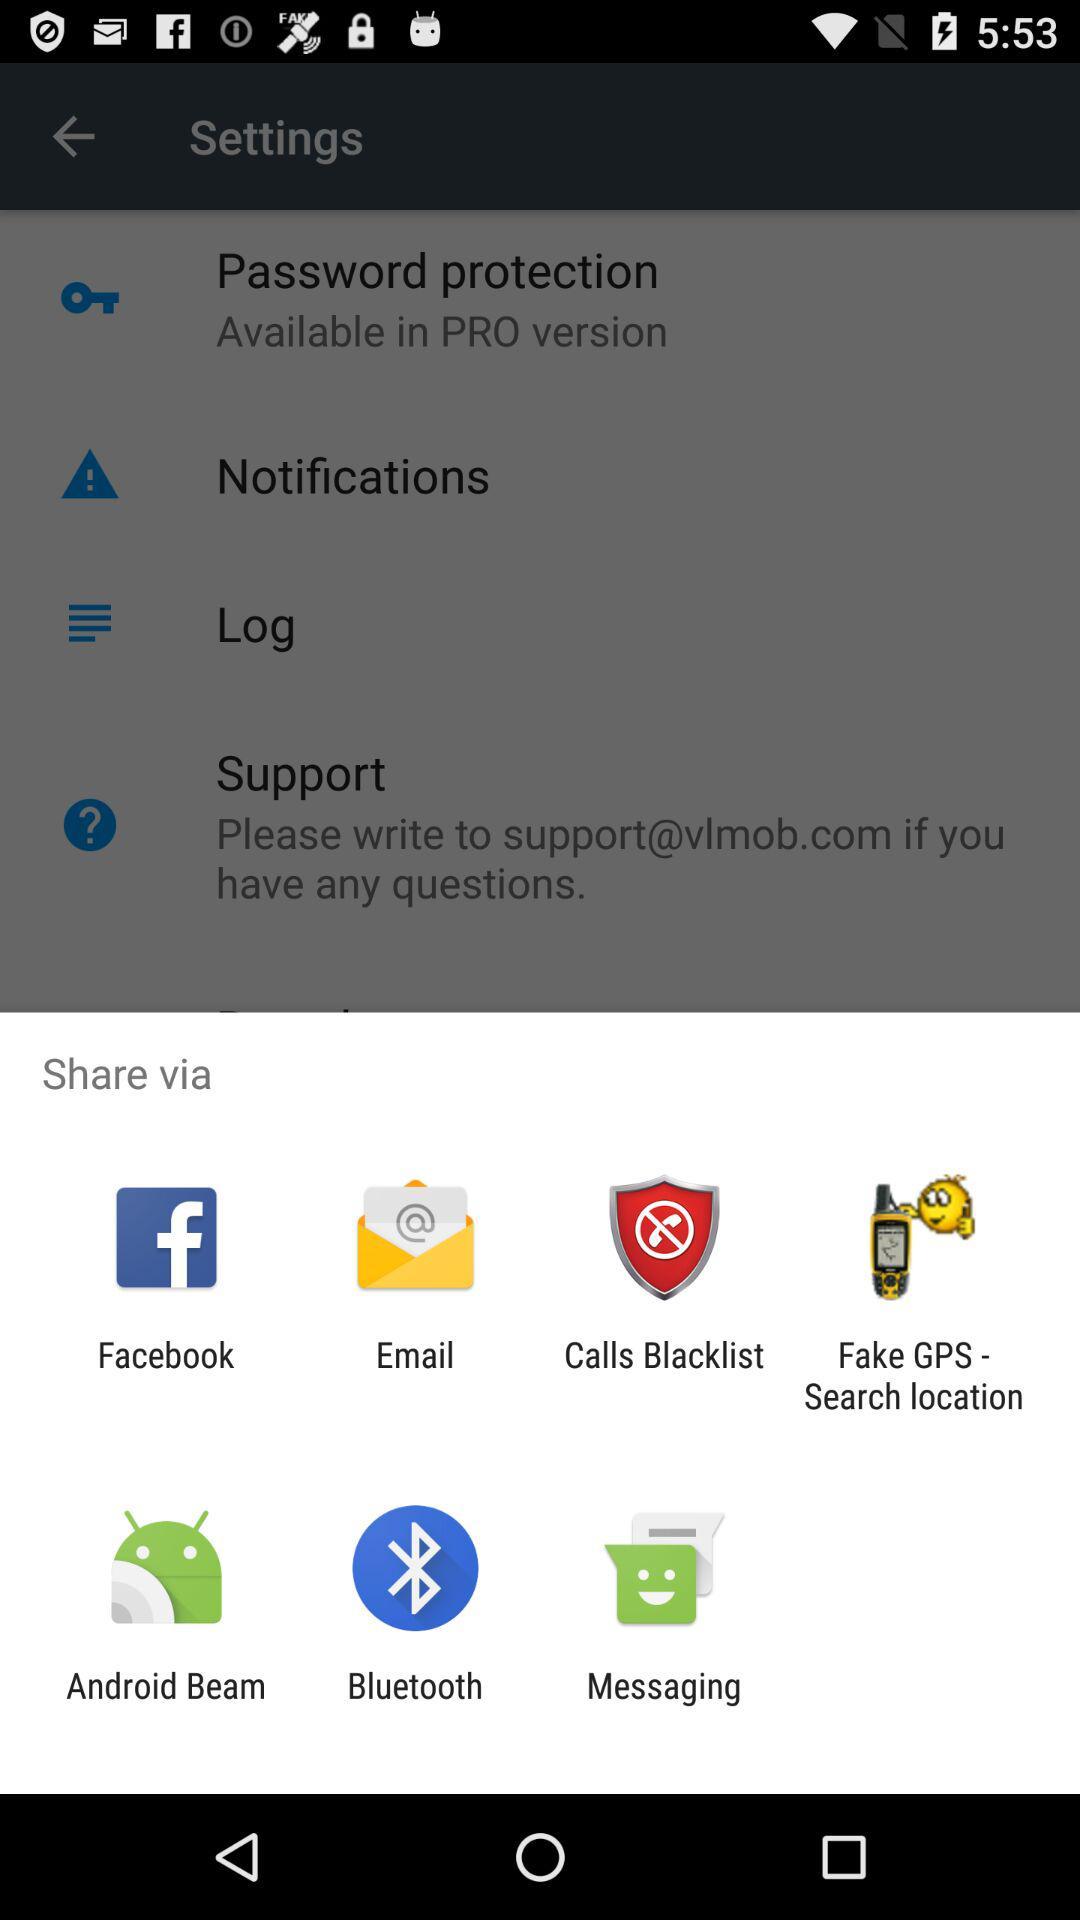  Describe the element at coordinates (414, 1705) in the screenshot. I see `the icon next to android beam app` at that location.